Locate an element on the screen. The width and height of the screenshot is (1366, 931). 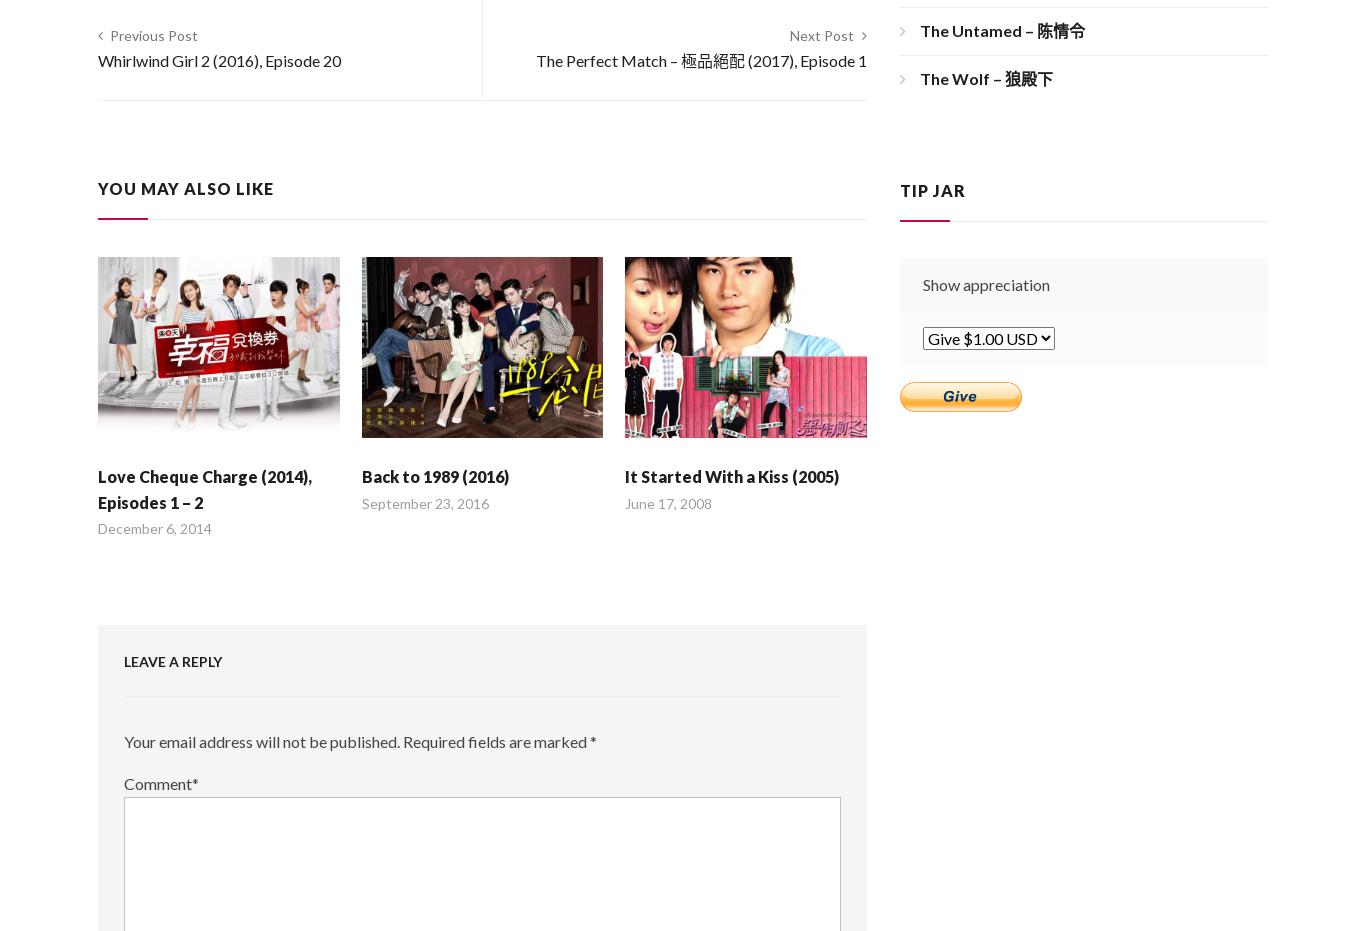
'You may also like' is located at coordinates (185, 187).